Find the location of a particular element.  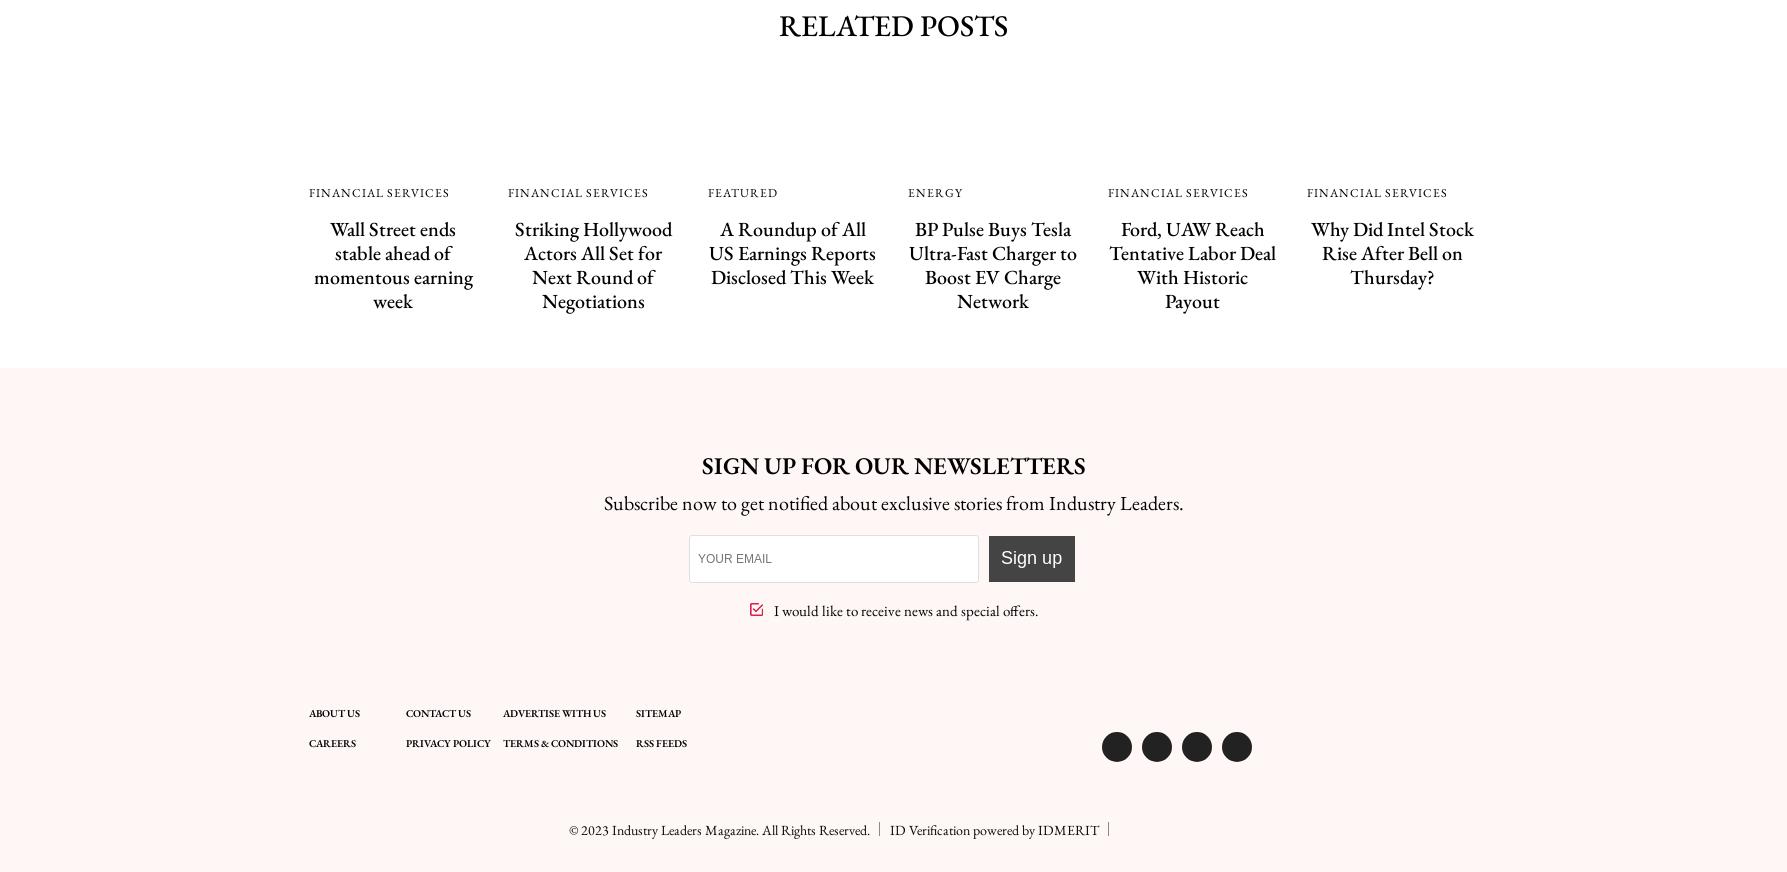

'RELATED POSTS' is located at coordinates (778, 24).